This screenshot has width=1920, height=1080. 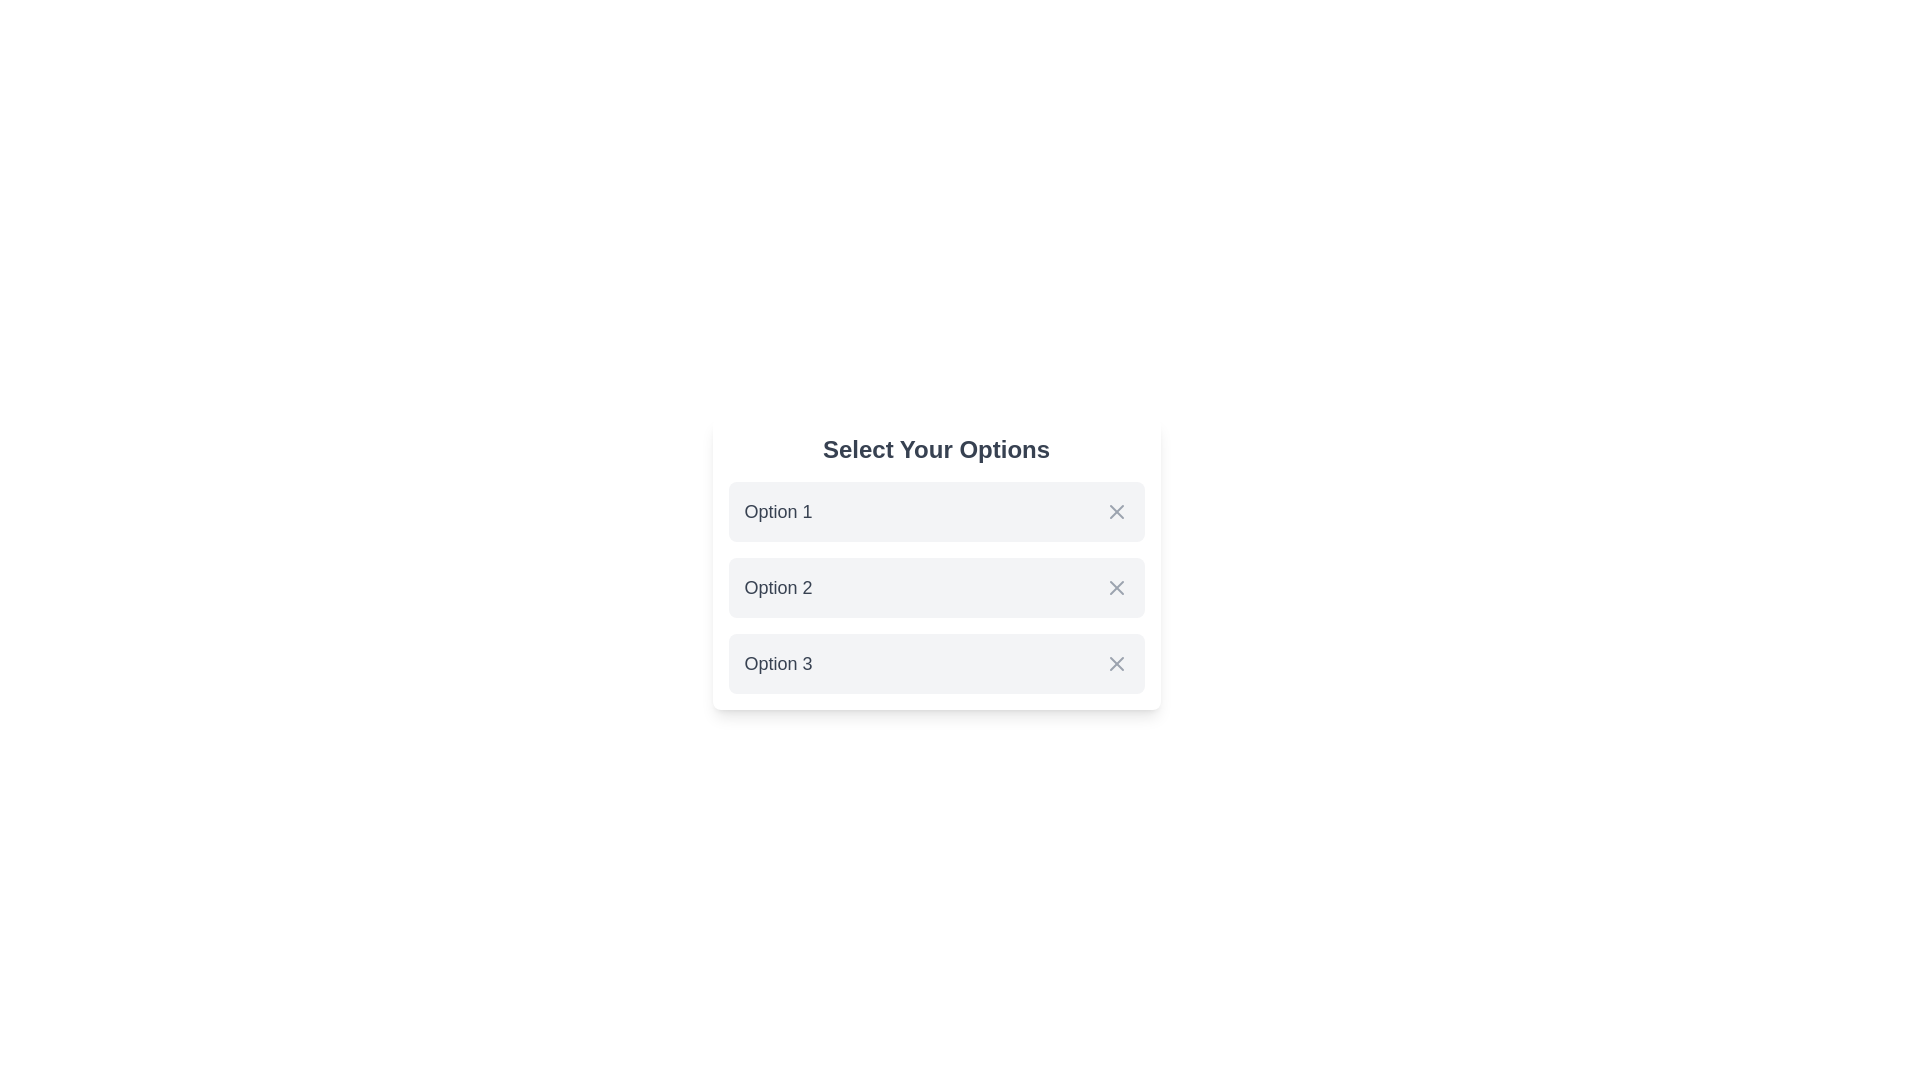 What do you see at coordinates (935, 450) in the screenshot?
I see `the text label that reads 'Select Your Options', which is prominently displayed in bold, dark gray font at the top-center of a white rounded box` at bounding box center [935, 450].